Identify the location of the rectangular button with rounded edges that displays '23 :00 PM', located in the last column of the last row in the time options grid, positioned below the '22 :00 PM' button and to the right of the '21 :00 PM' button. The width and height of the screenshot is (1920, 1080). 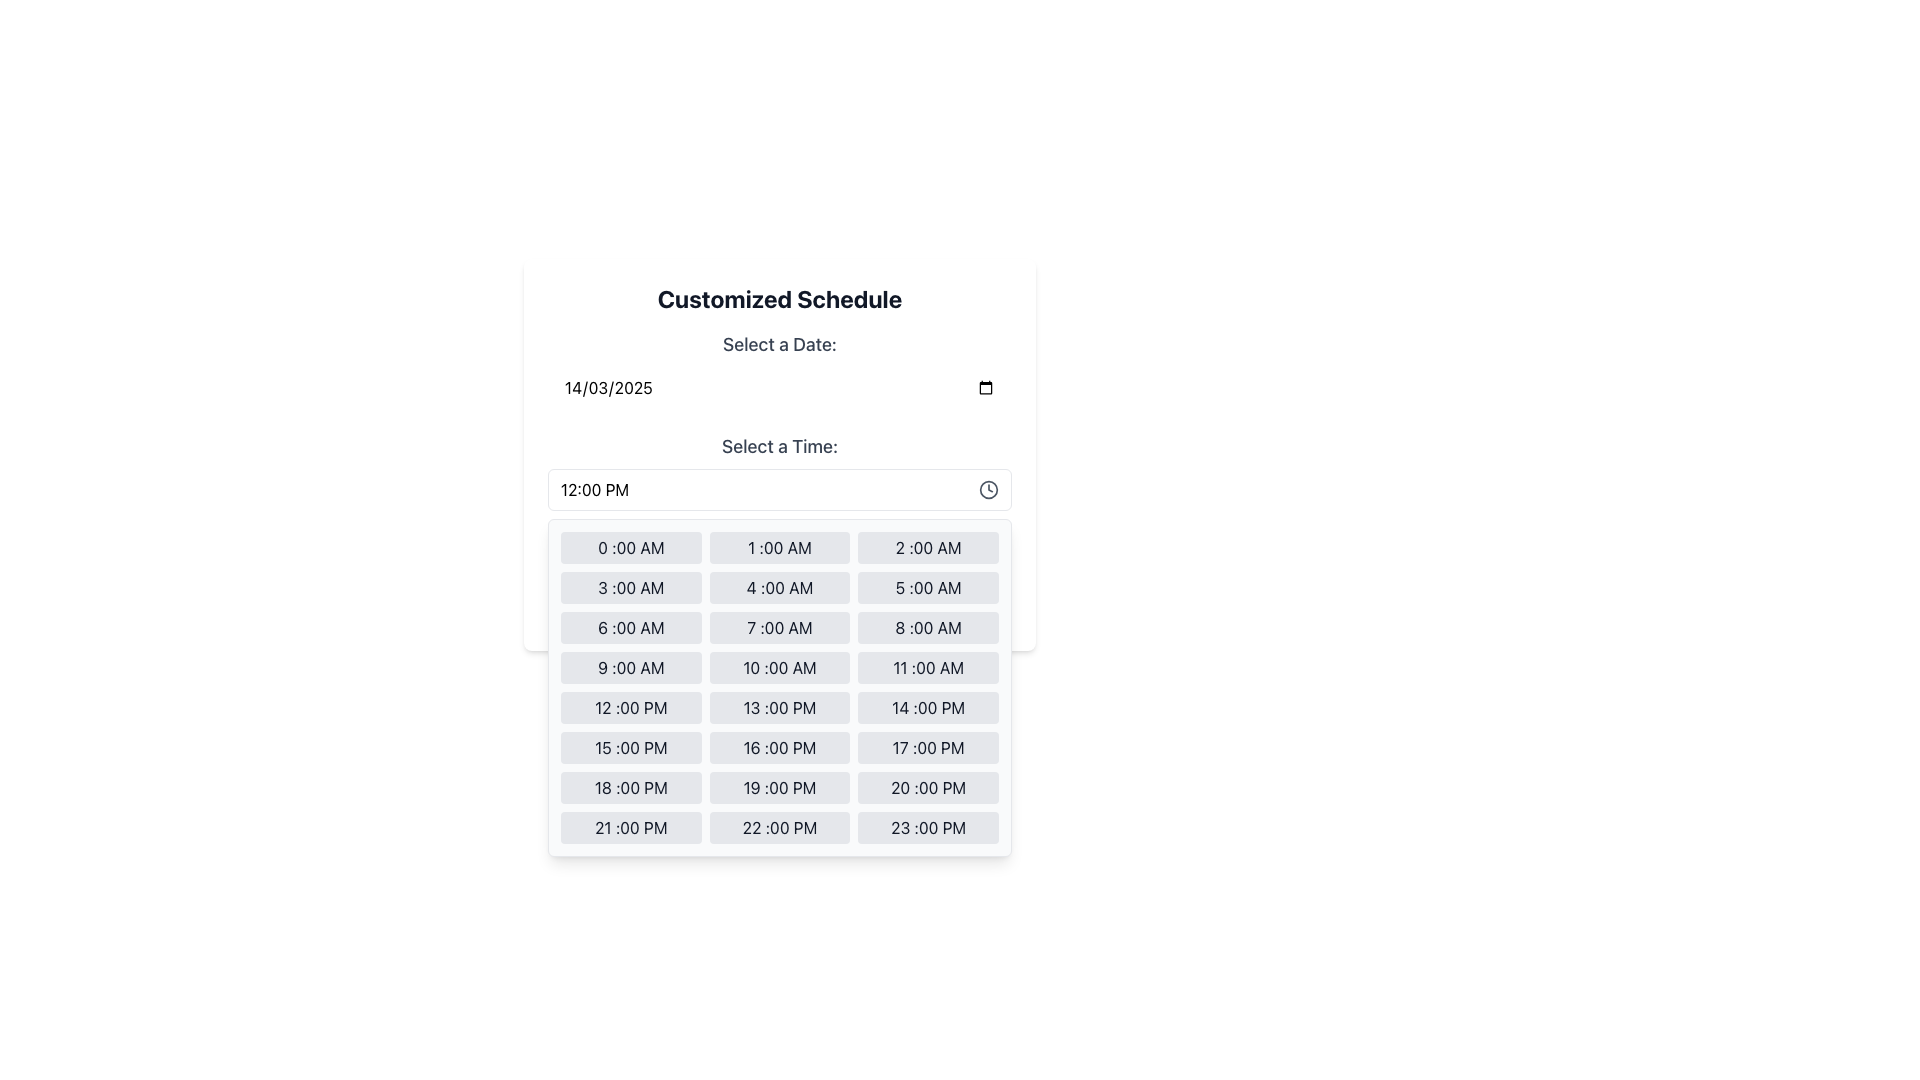
(927, 828).